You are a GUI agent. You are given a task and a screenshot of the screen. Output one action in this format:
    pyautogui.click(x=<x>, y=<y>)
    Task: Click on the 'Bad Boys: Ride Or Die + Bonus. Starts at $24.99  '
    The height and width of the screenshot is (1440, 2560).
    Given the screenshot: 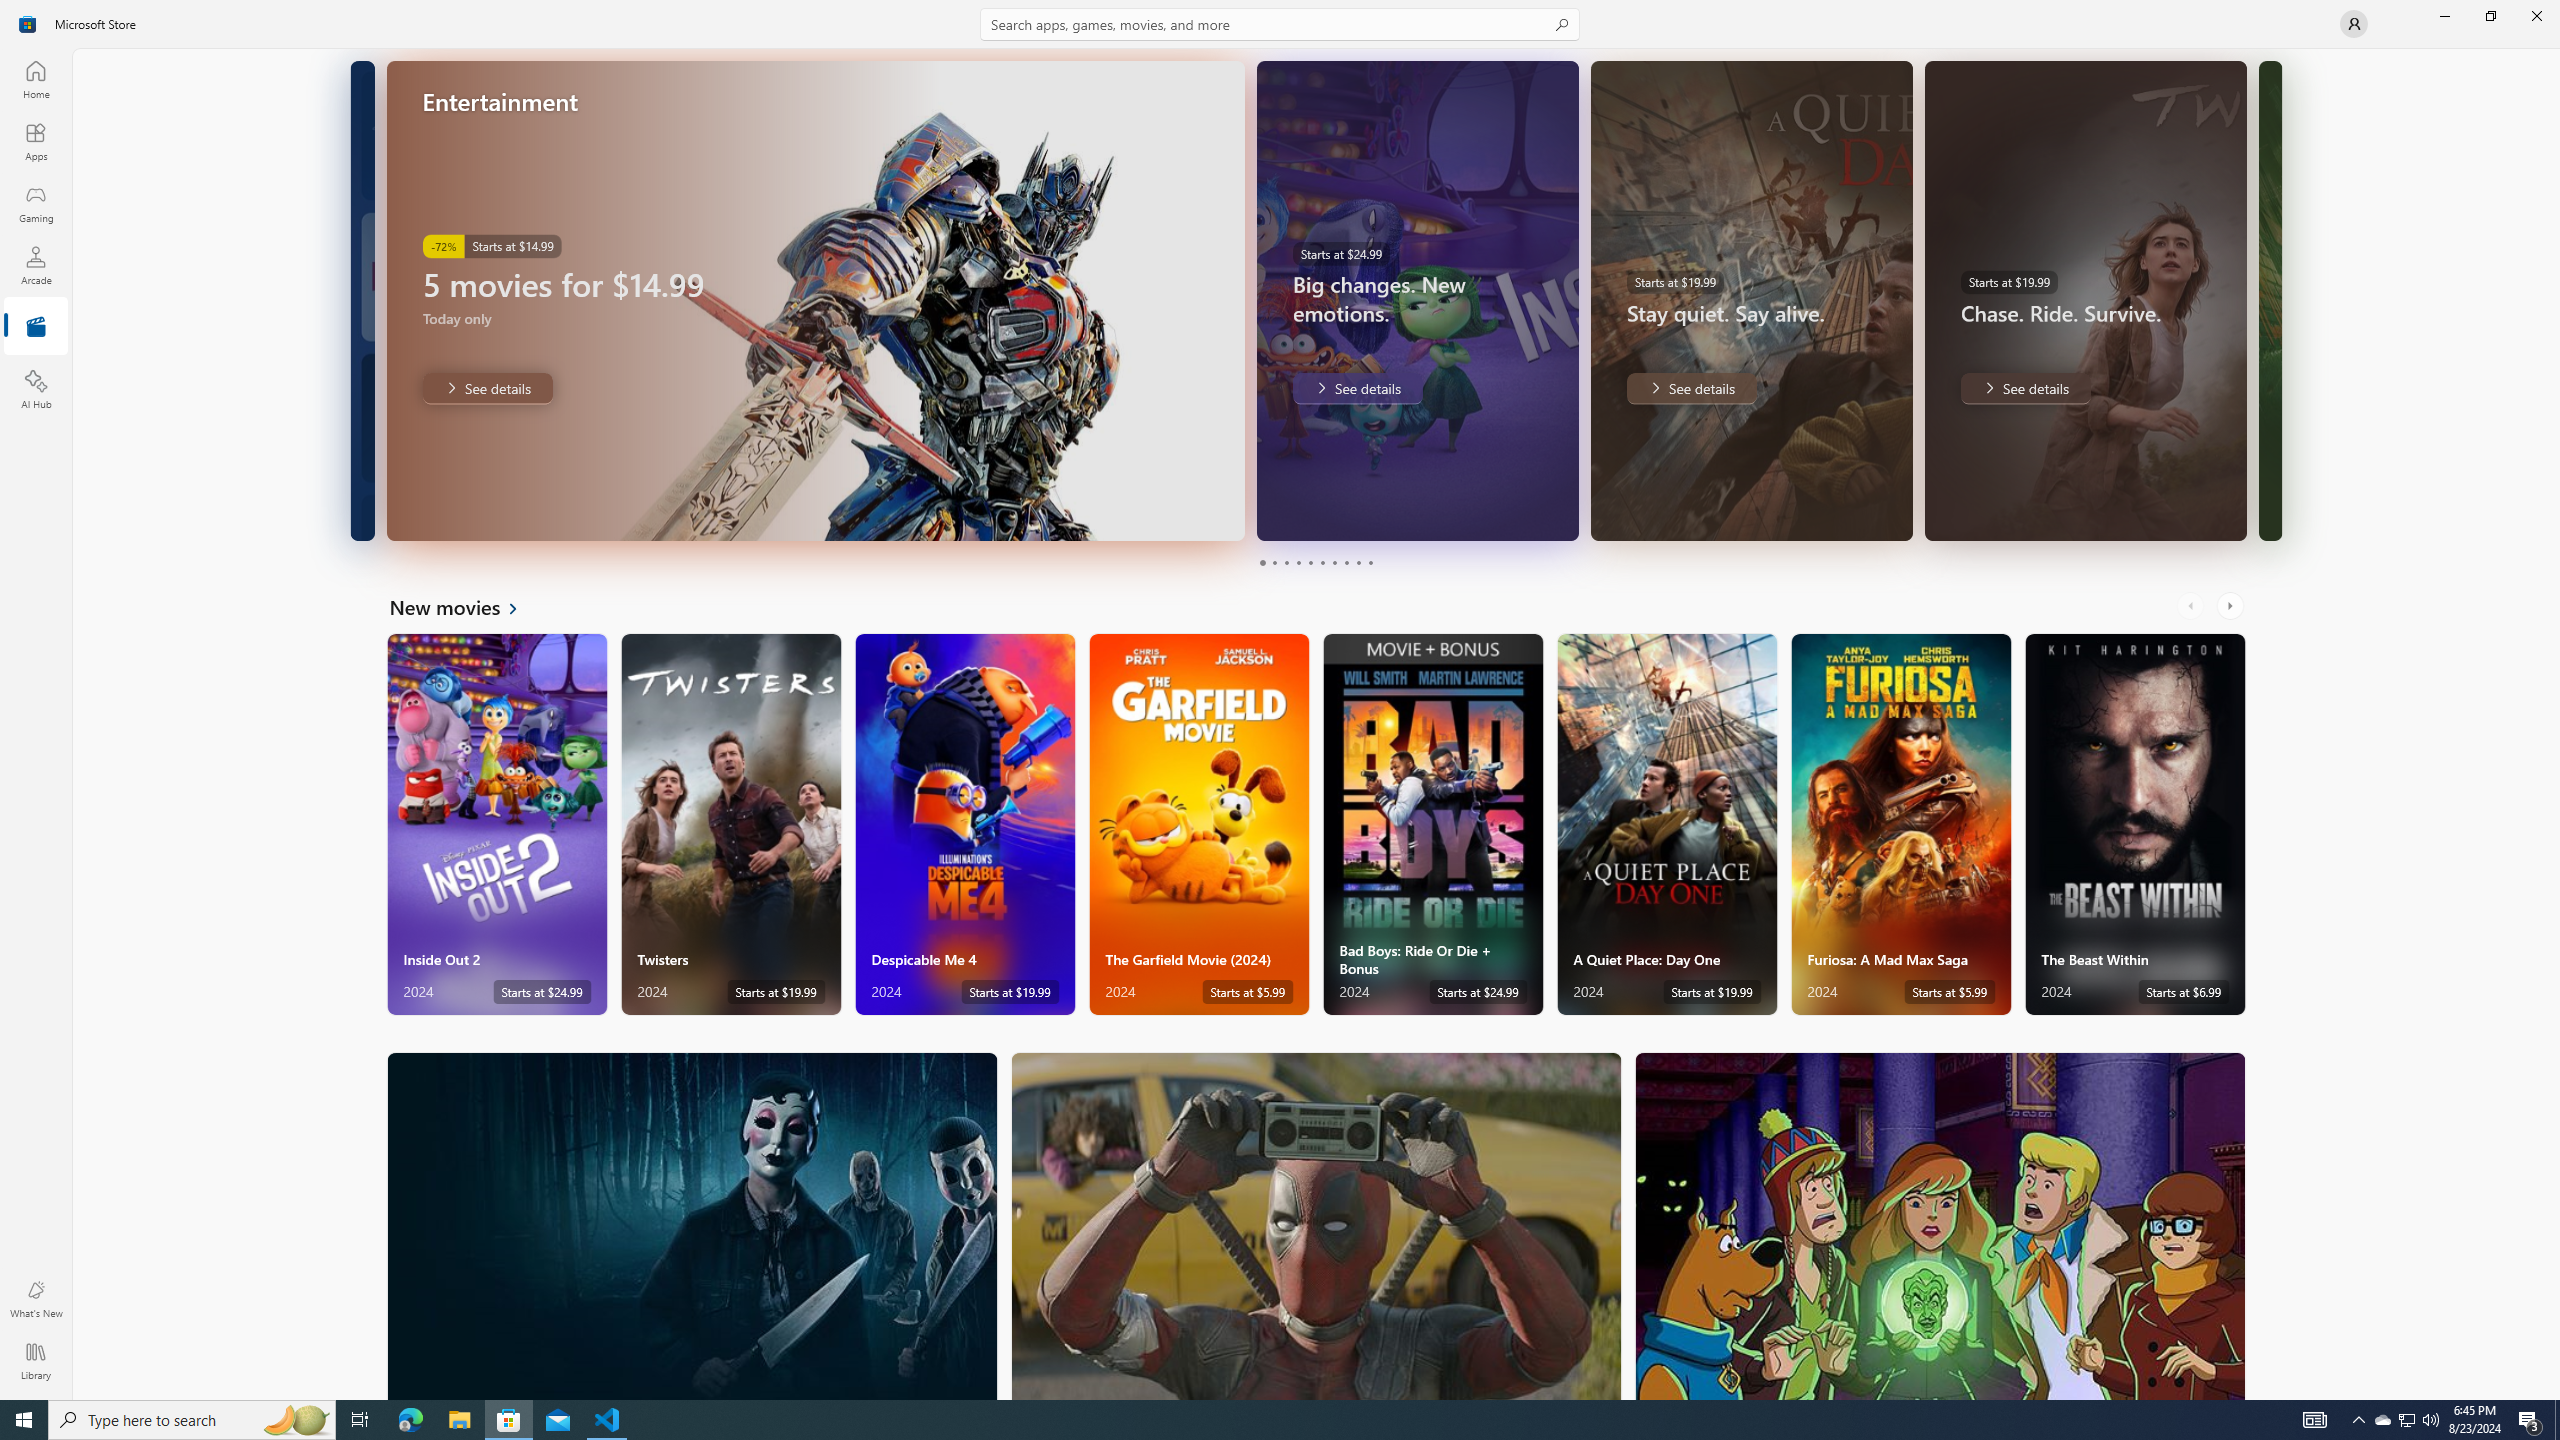 What is the action you would take?
    pyautogui.click(x=1431, y=824)
    